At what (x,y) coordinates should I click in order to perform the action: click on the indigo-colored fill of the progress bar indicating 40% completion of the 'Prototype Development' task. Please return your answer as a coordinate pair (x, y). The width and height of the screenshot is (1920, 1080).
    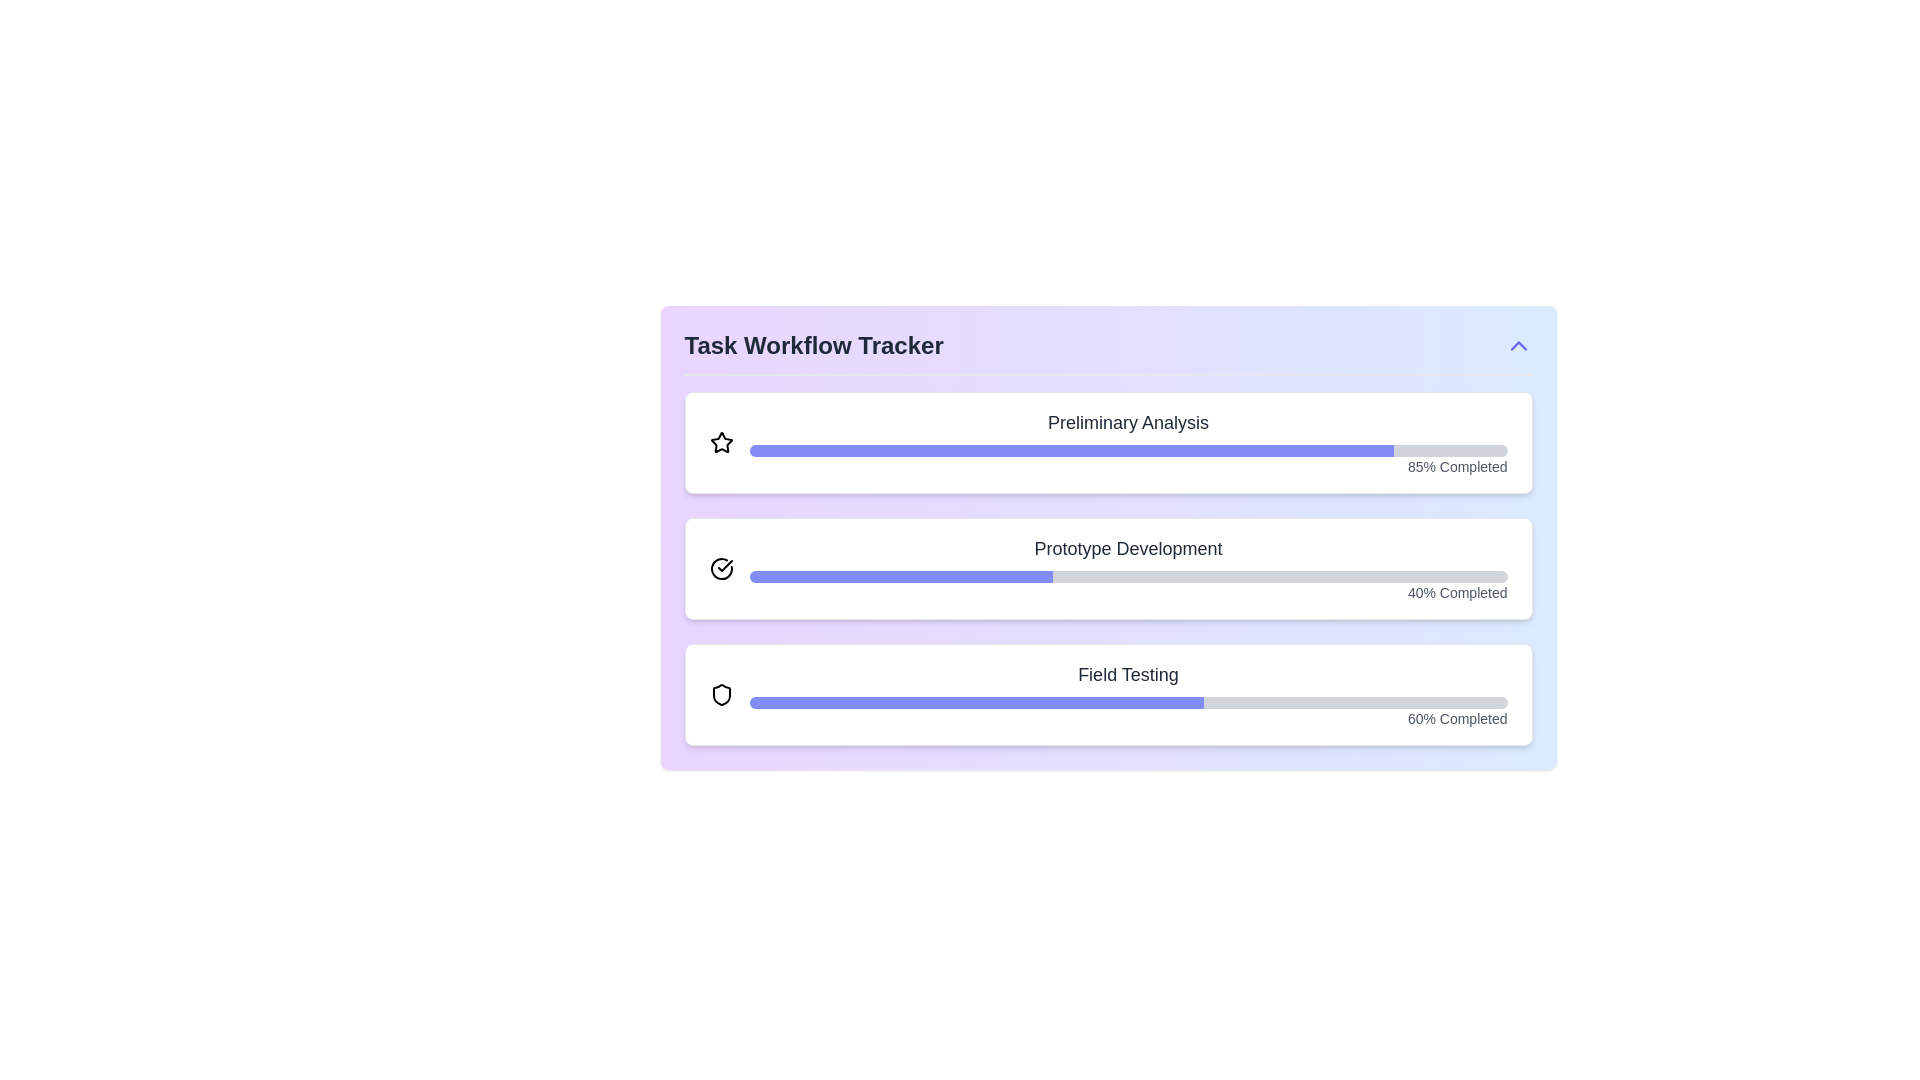
    Looking at the image, I should click on (900, 577).